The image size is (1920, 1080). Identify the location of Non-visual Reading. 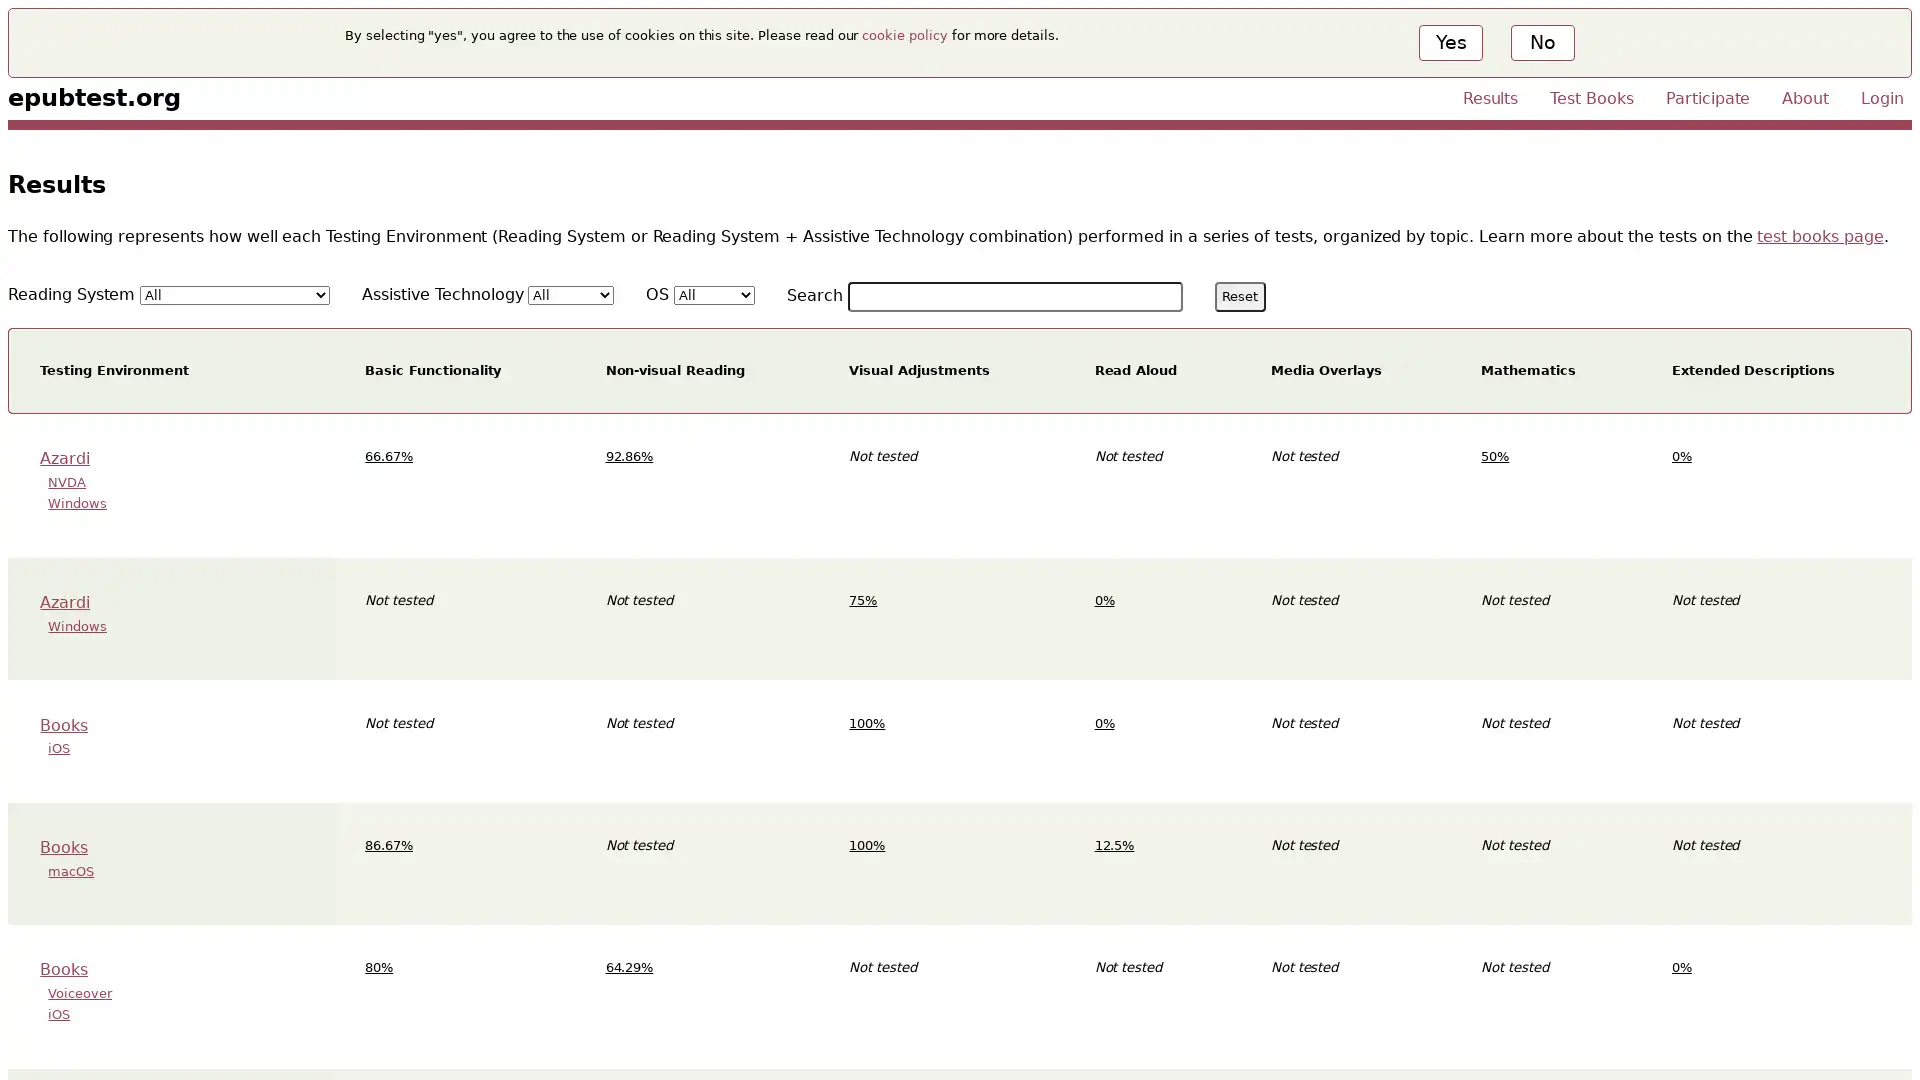
(674, 370).